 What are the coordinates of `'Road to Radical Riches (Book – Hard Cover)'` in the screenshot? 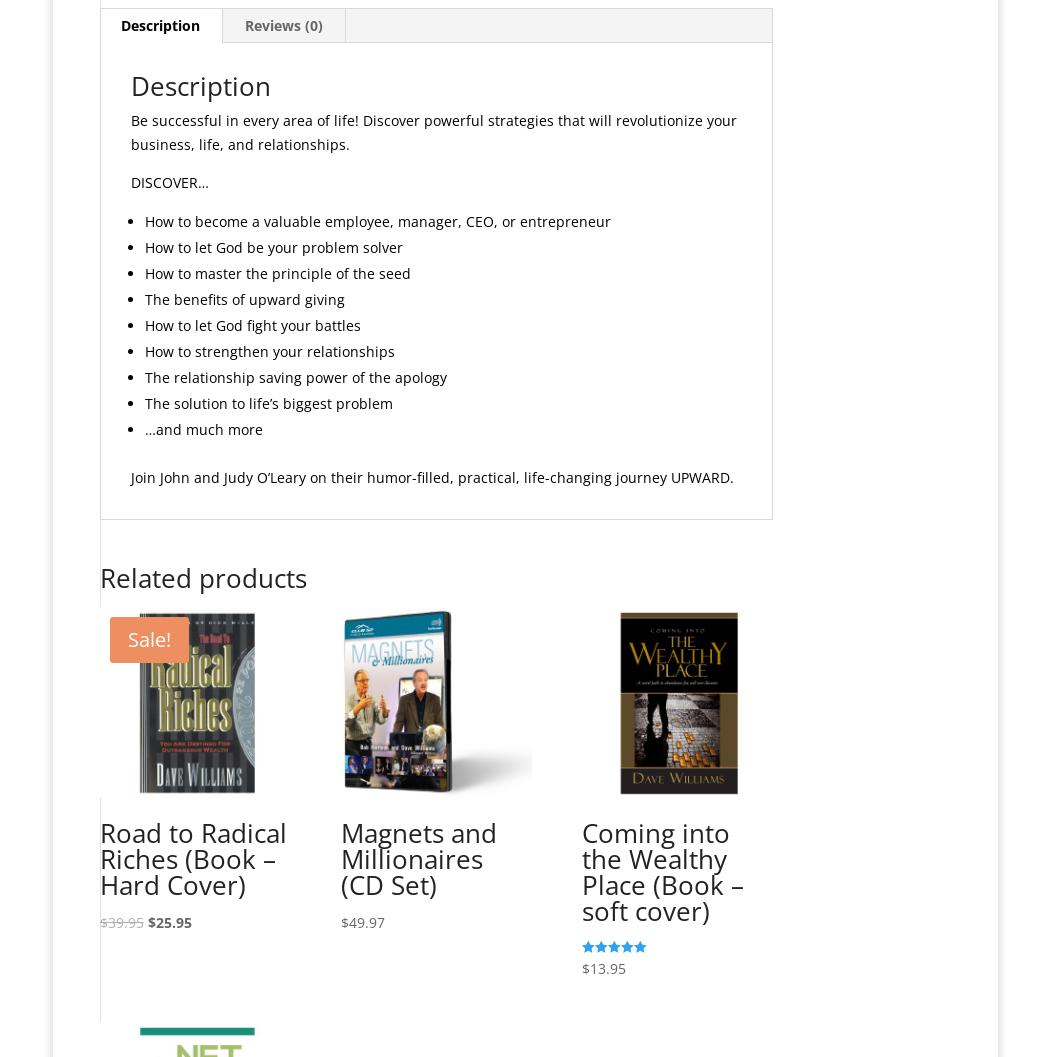 It's located at (191, 858).